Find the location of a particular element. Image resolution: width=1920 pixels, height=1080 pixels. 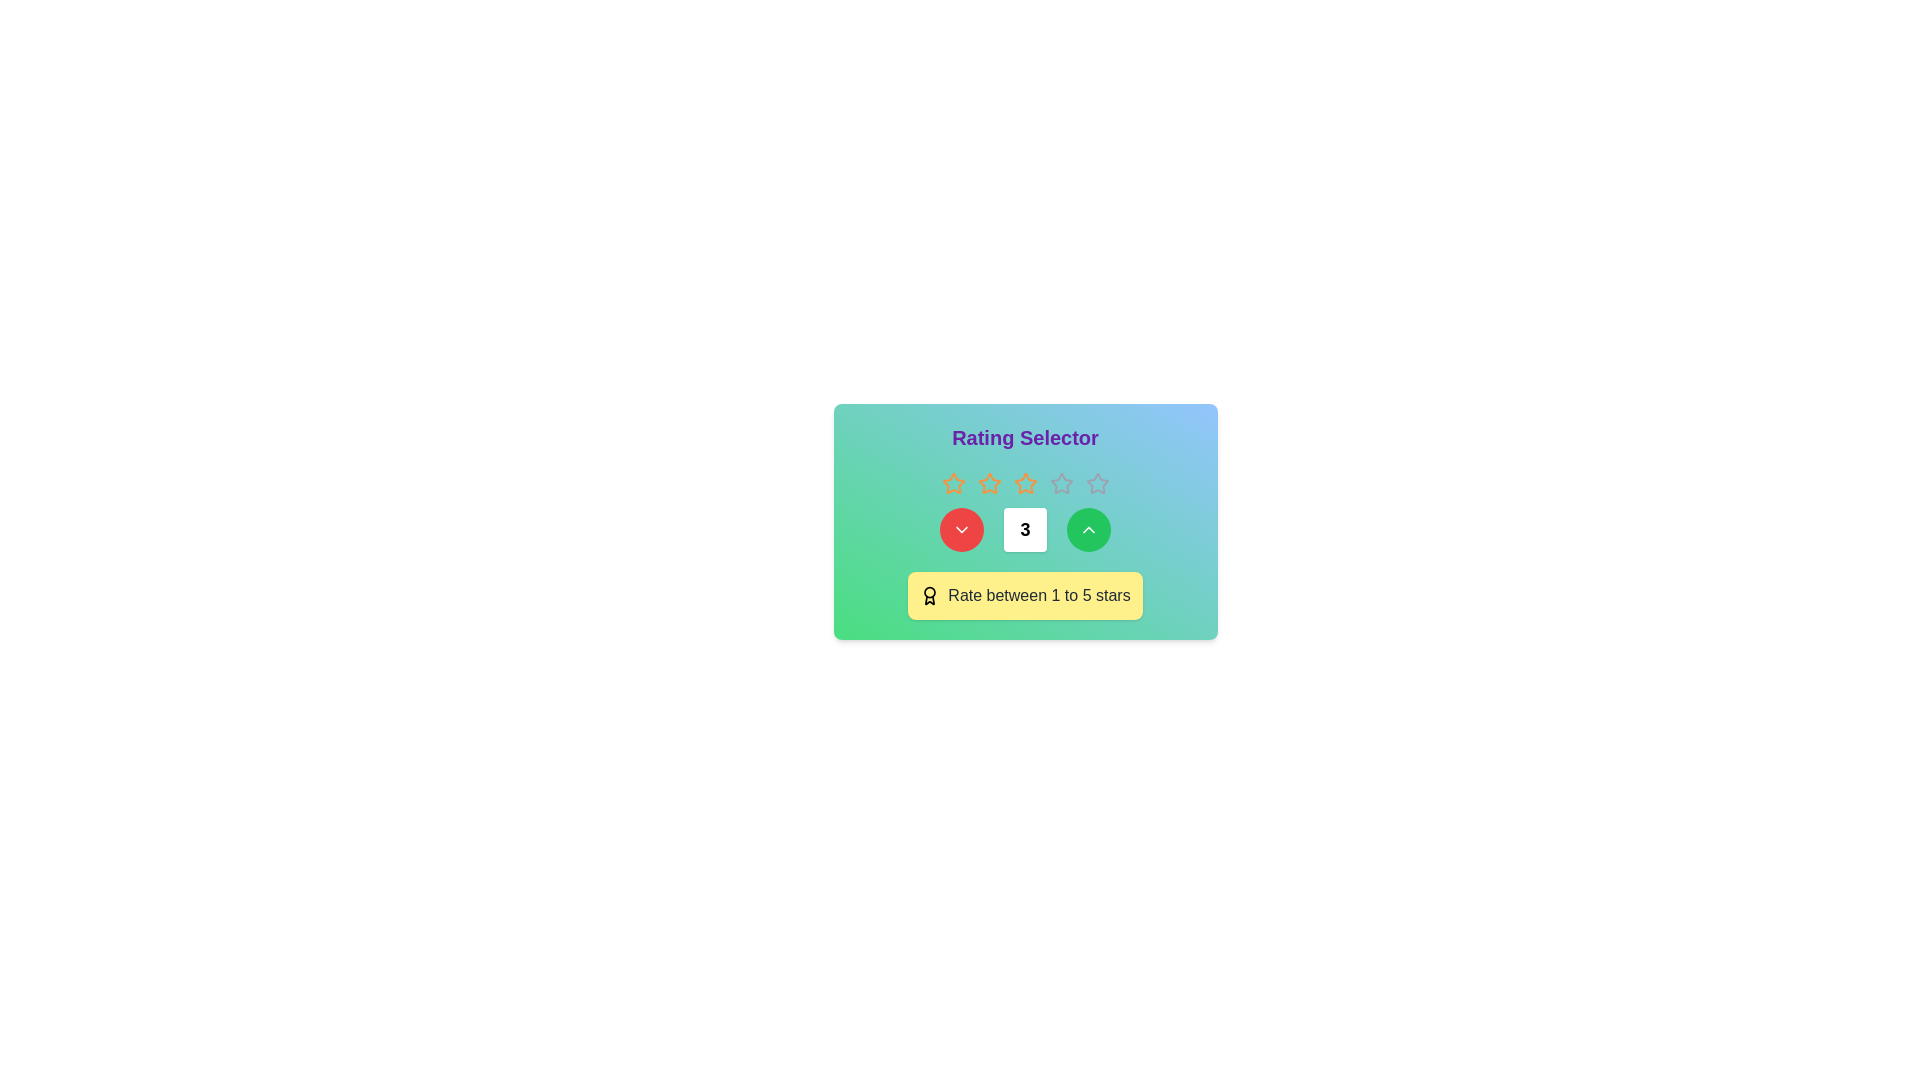

the second star-shaped icon from the left in the rating selector is located at coordinates (952, 483).